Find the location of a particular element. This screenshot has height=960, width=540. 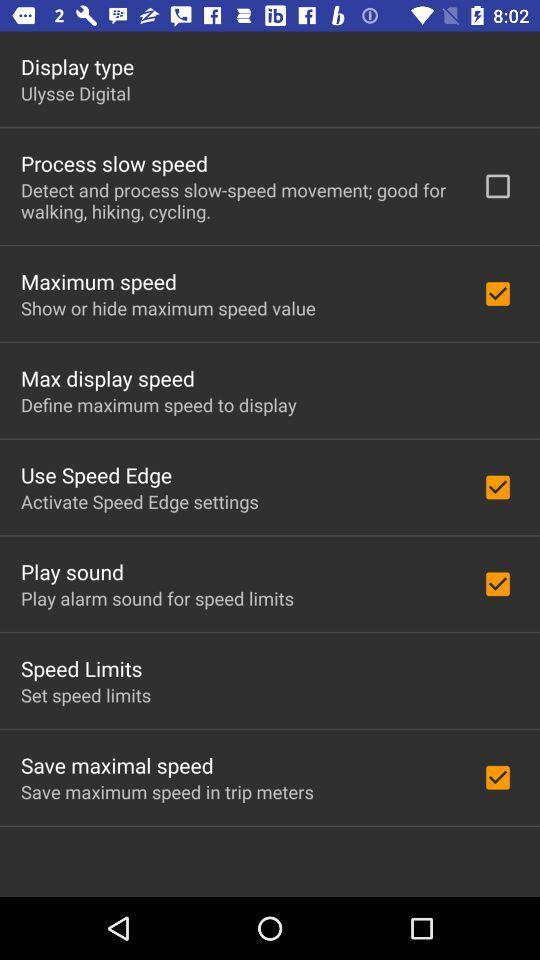

the ulysse digital icon is located at coordinates (74, 93).